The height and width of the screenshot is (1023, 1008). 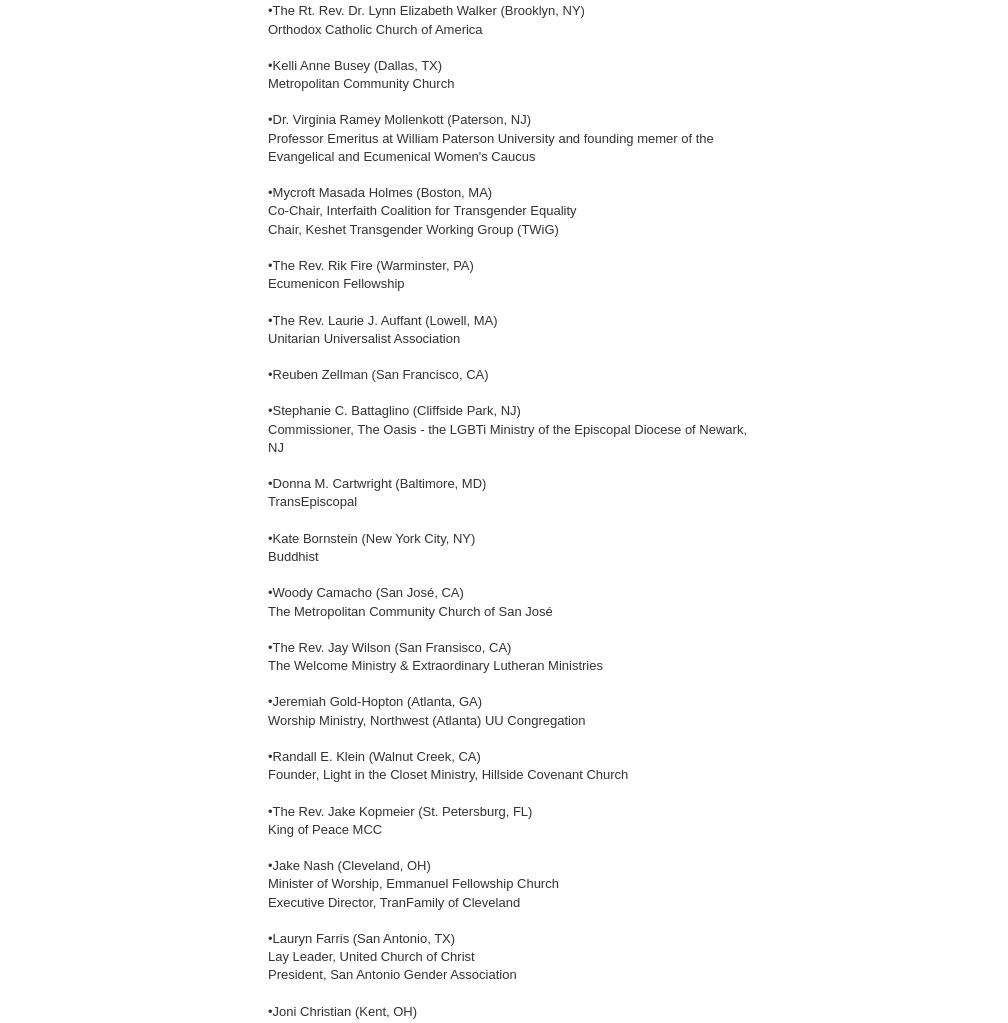 What do you see at coordinates (378, 373) in the screenshot?
I see `'•Reuben Zellman (San Francisco, CA)'` at bounding box center [378, 373].